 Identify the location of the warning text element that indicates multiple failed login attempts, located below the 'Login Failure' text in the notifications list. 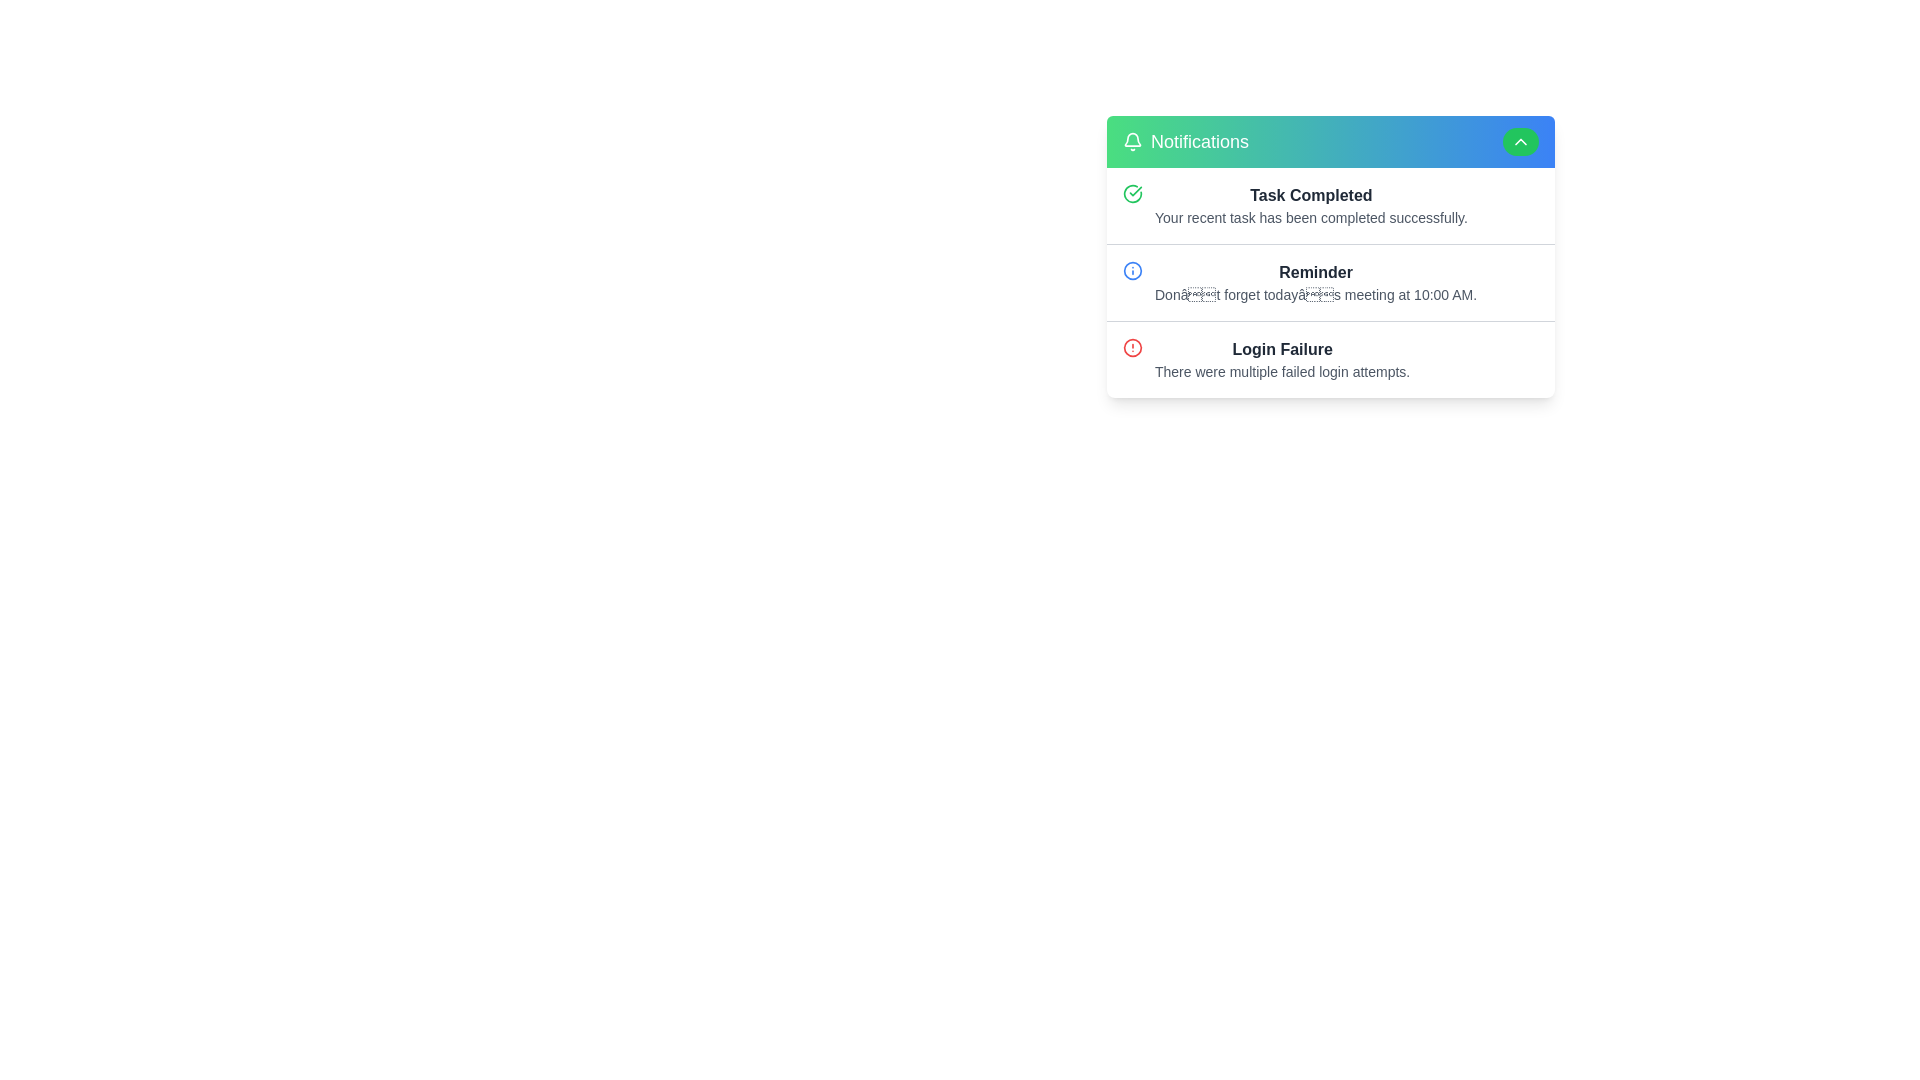
(1282, 371).